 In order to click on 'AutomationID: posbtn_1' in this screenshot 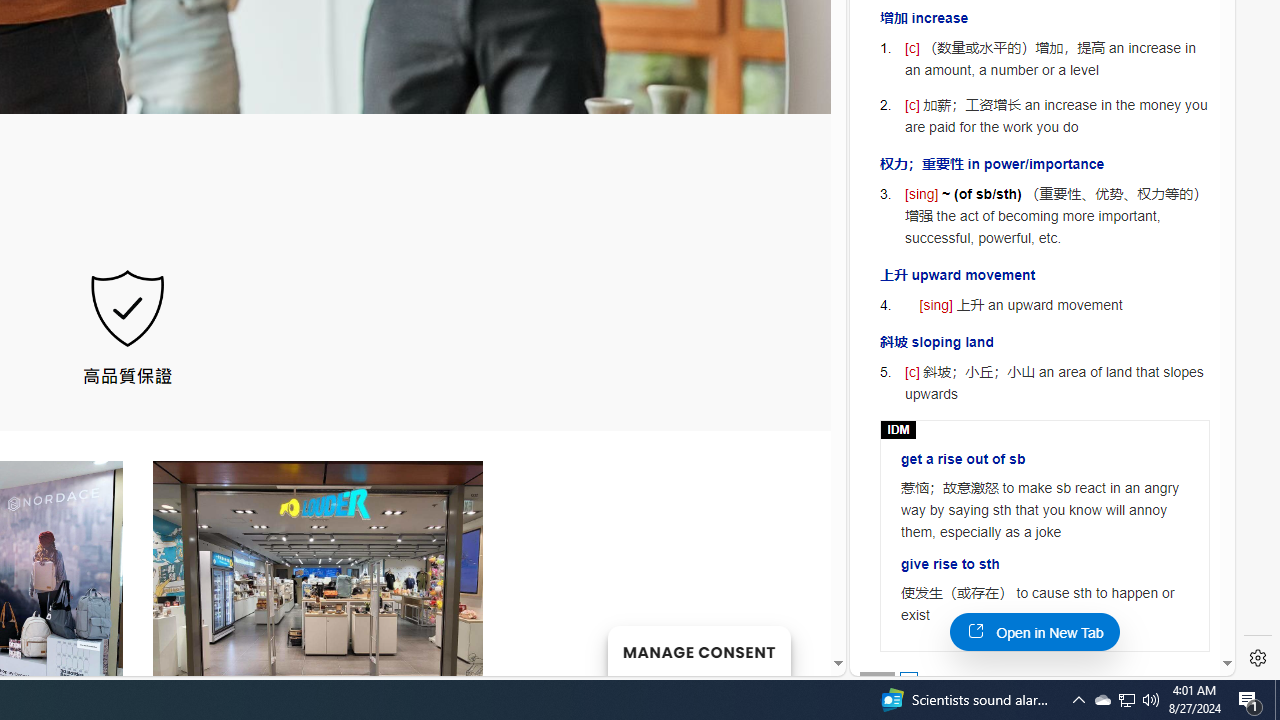, I will do `click(907, 679)`.